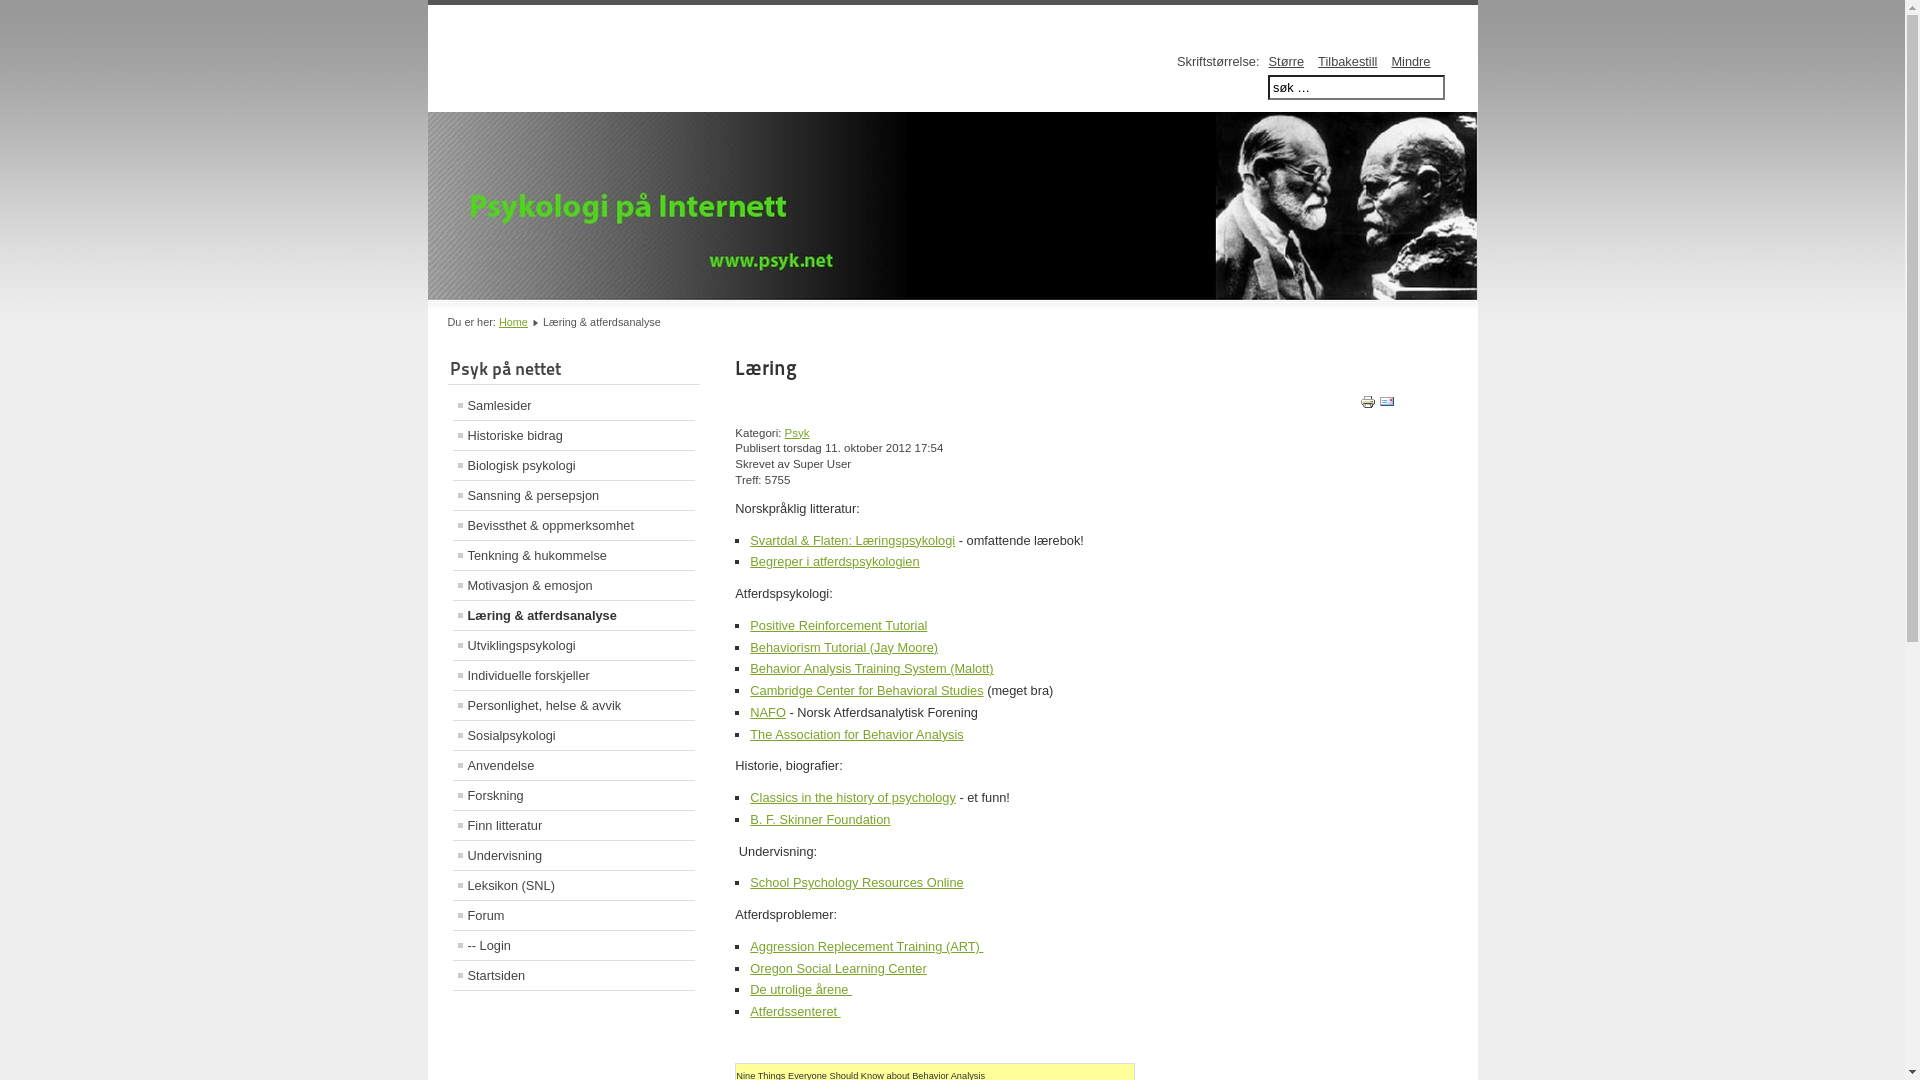 The image size is (1920, 1080). What do you see at coordinates (572, 915) in the screenshot?
I see `'Forum'` at bounding box center [572, 915].